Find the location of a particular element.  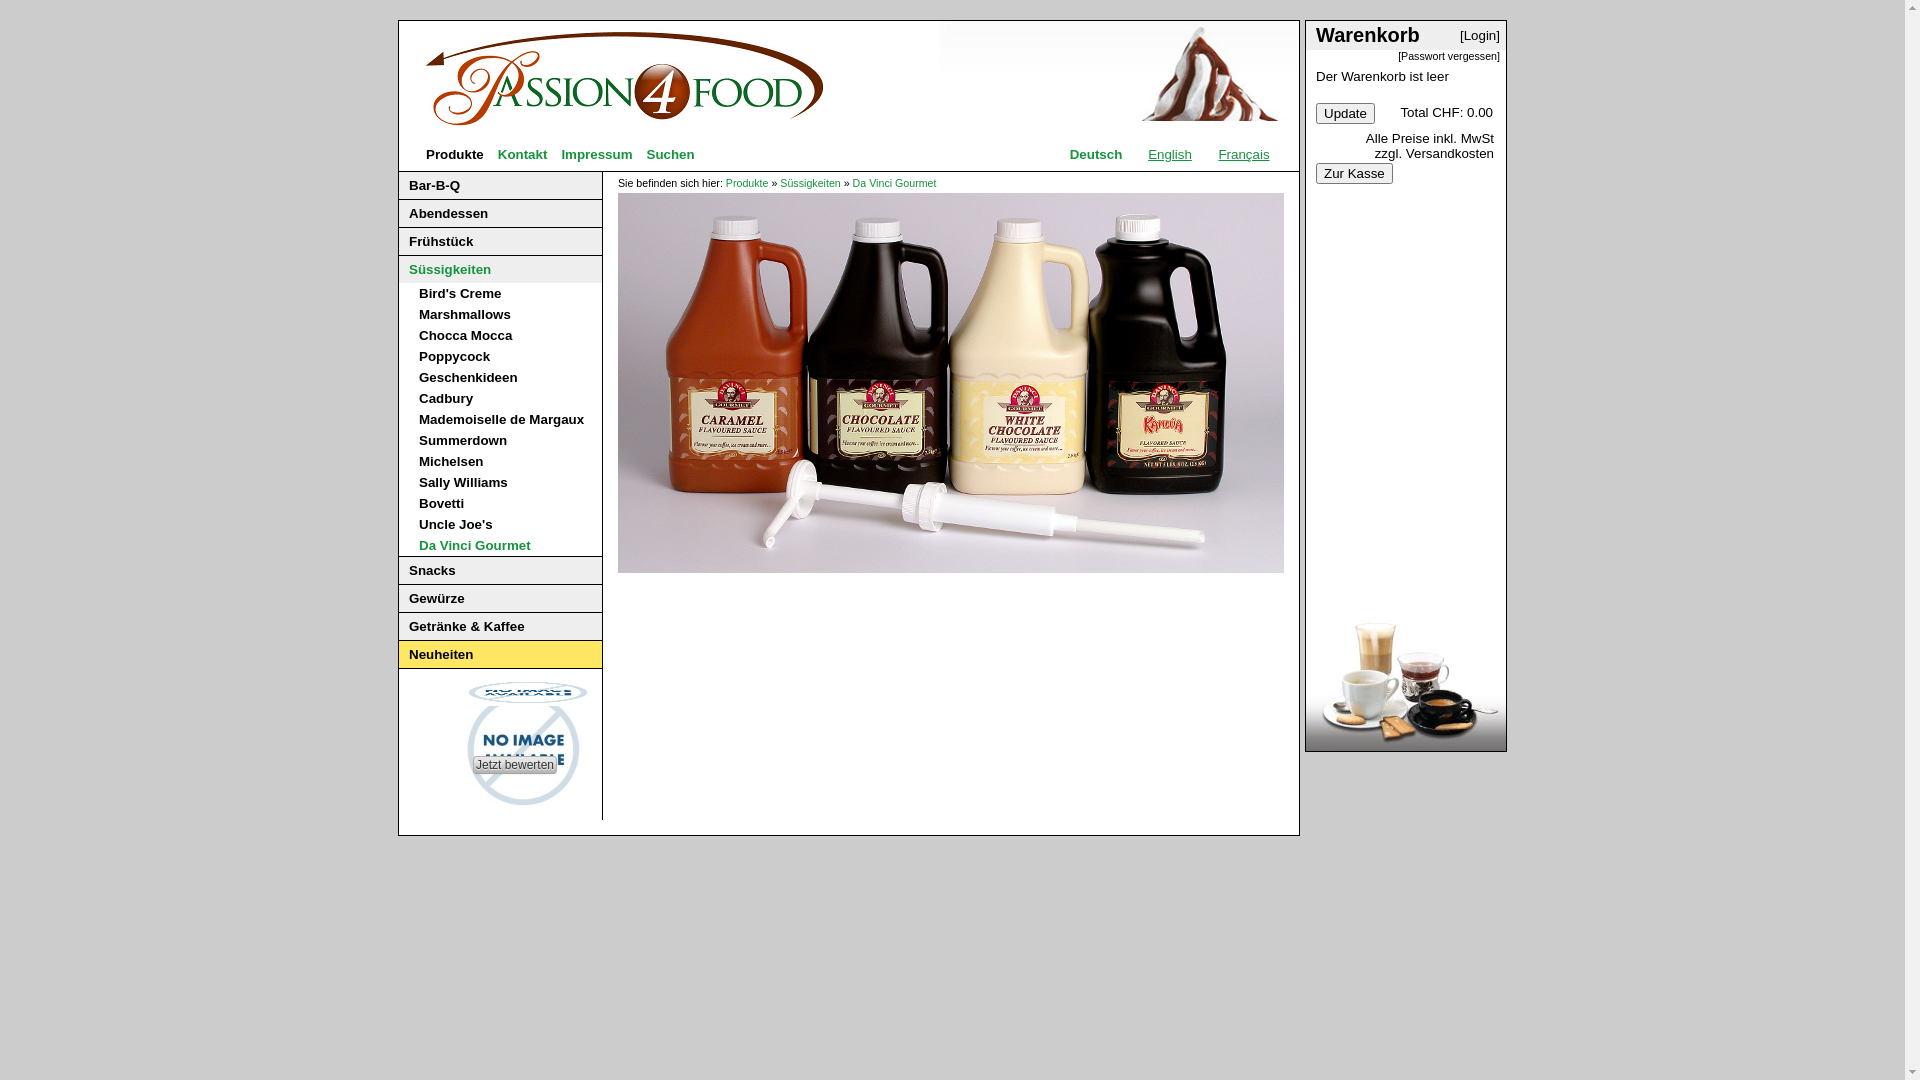

'Mademoiselle de Margaux' is located at coordinates (417, 418).